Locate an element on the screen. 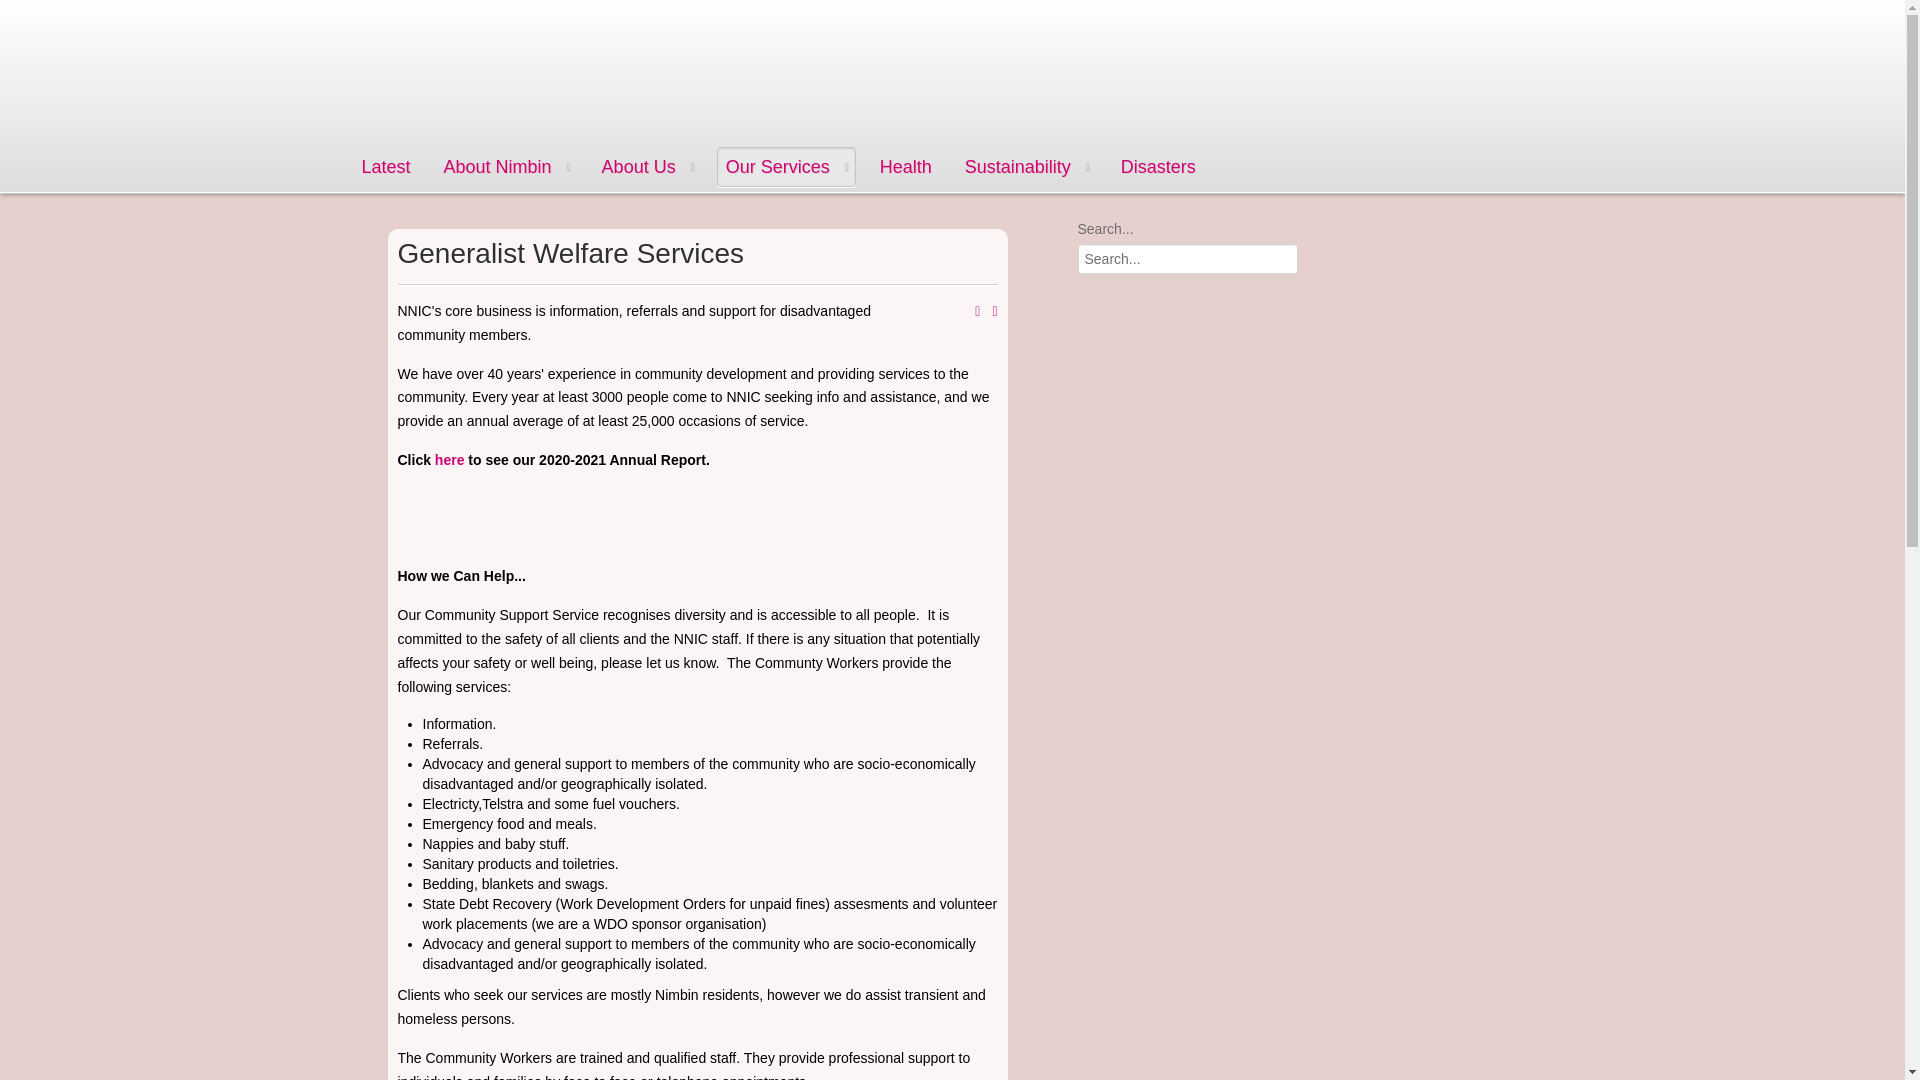  'Print' is located at coordinates (977, 311).